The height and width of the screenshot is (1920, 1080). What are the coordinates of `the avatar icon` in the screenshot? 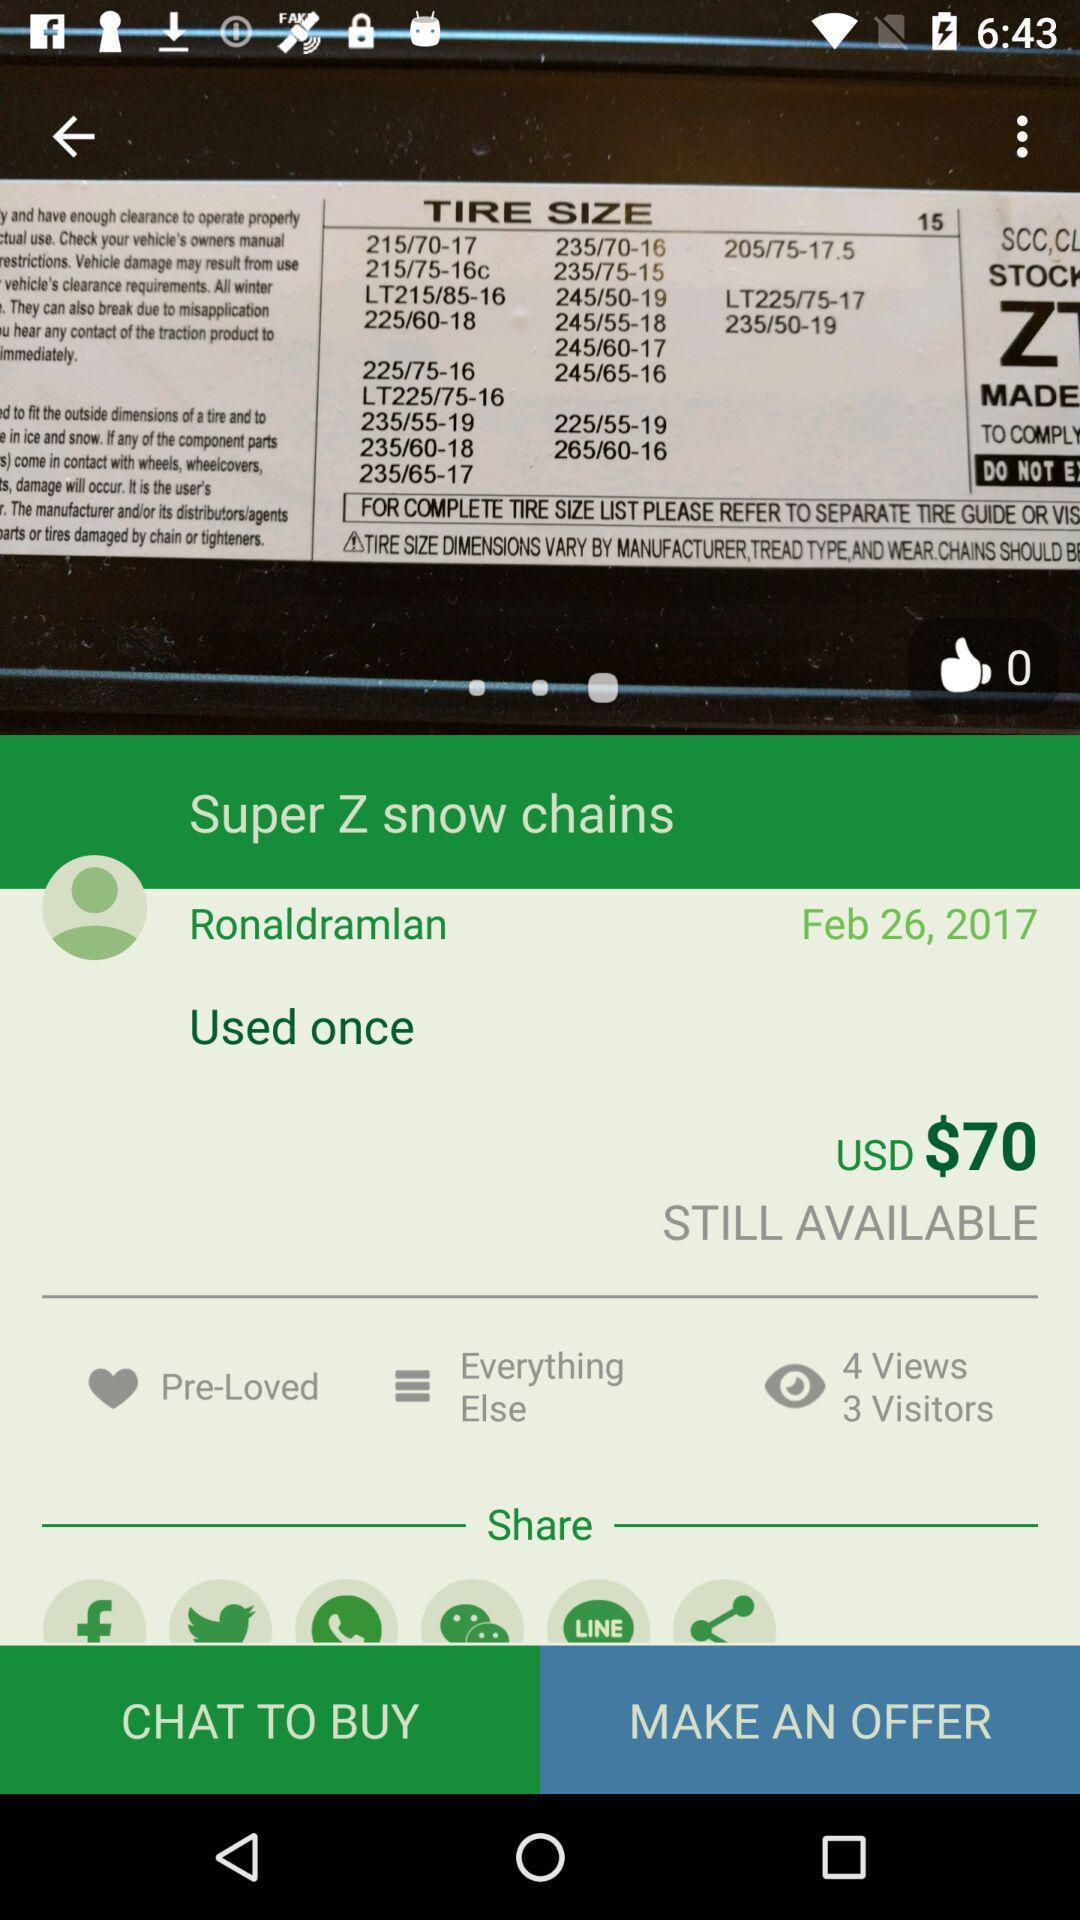 It's located at (94, 906).